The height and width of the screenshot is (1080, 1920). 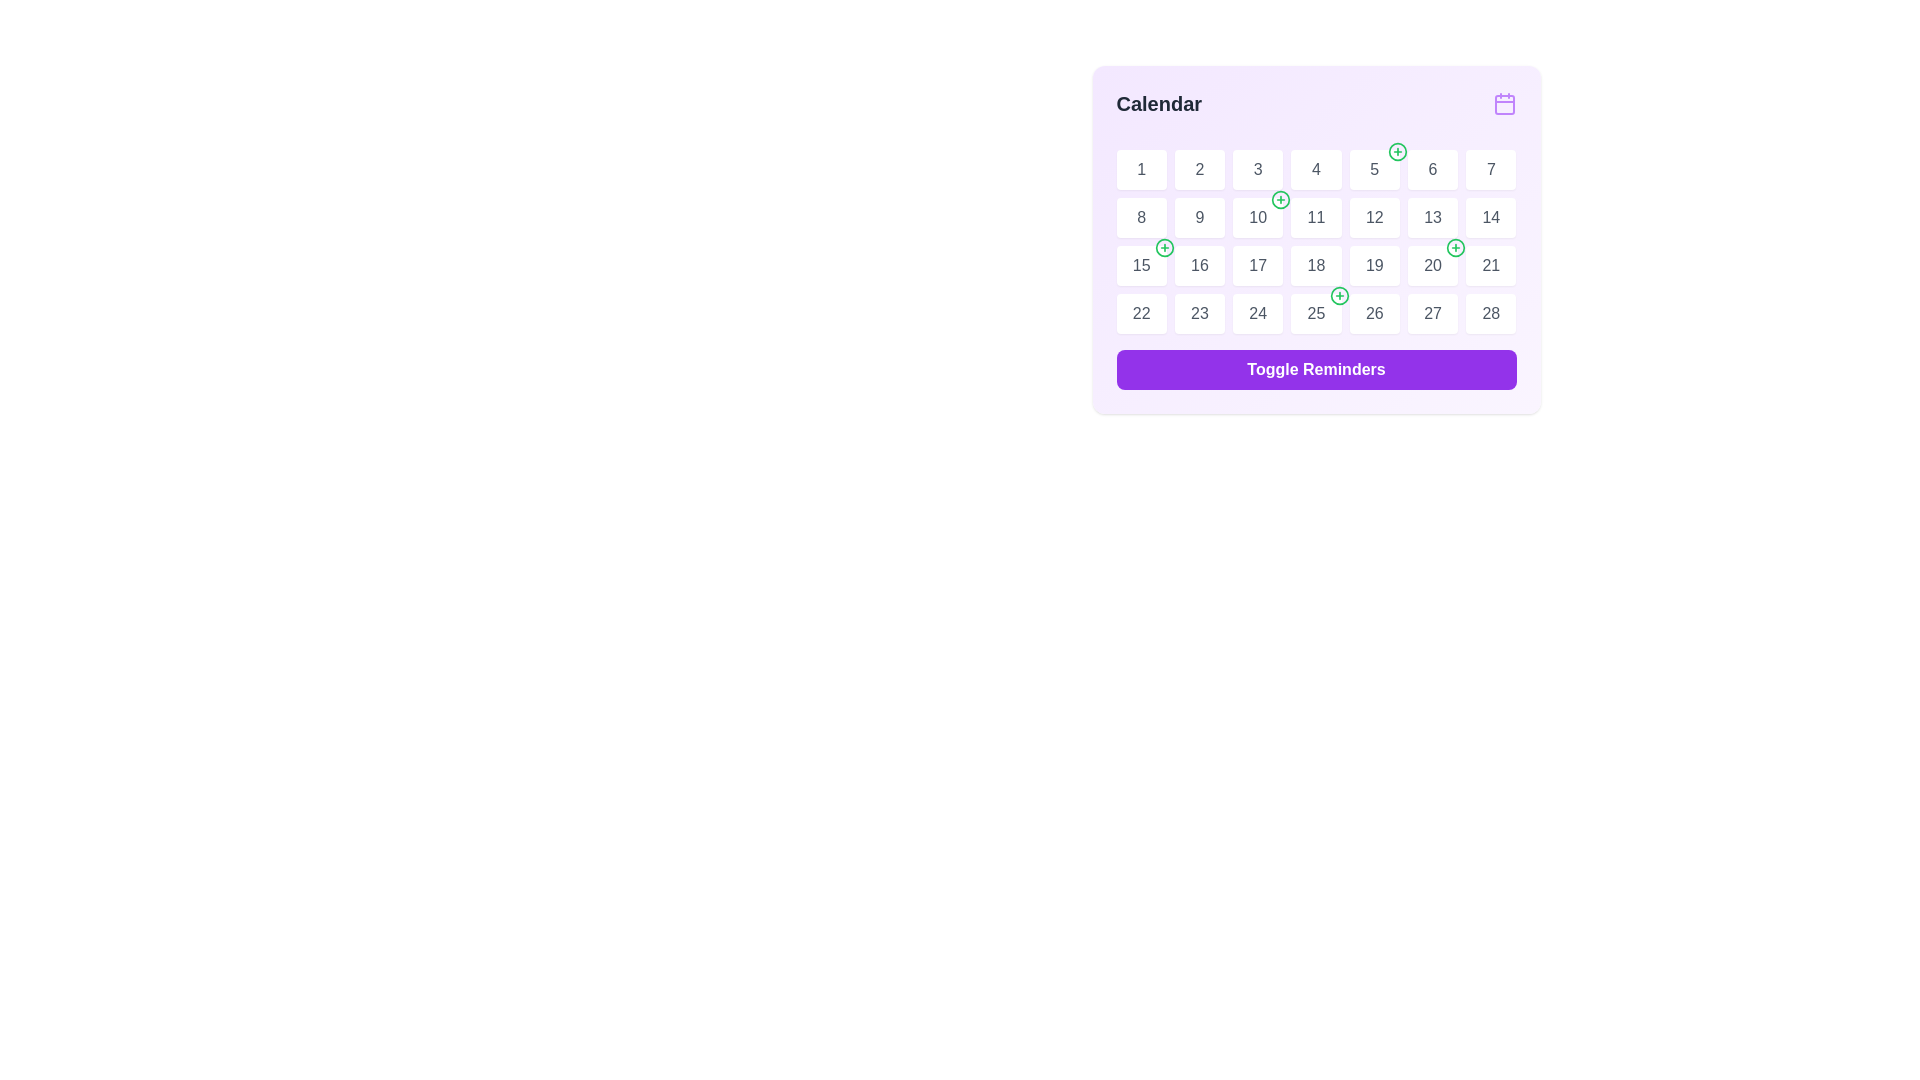 What do you see at coordinates (1141, 218) in the screenshot?
I see `number '8' displayed in the text-based calendar tile, which is a white, rounded rectangular box located in the second row, first column of the calendar grid` at bounding box center [1141, 218].